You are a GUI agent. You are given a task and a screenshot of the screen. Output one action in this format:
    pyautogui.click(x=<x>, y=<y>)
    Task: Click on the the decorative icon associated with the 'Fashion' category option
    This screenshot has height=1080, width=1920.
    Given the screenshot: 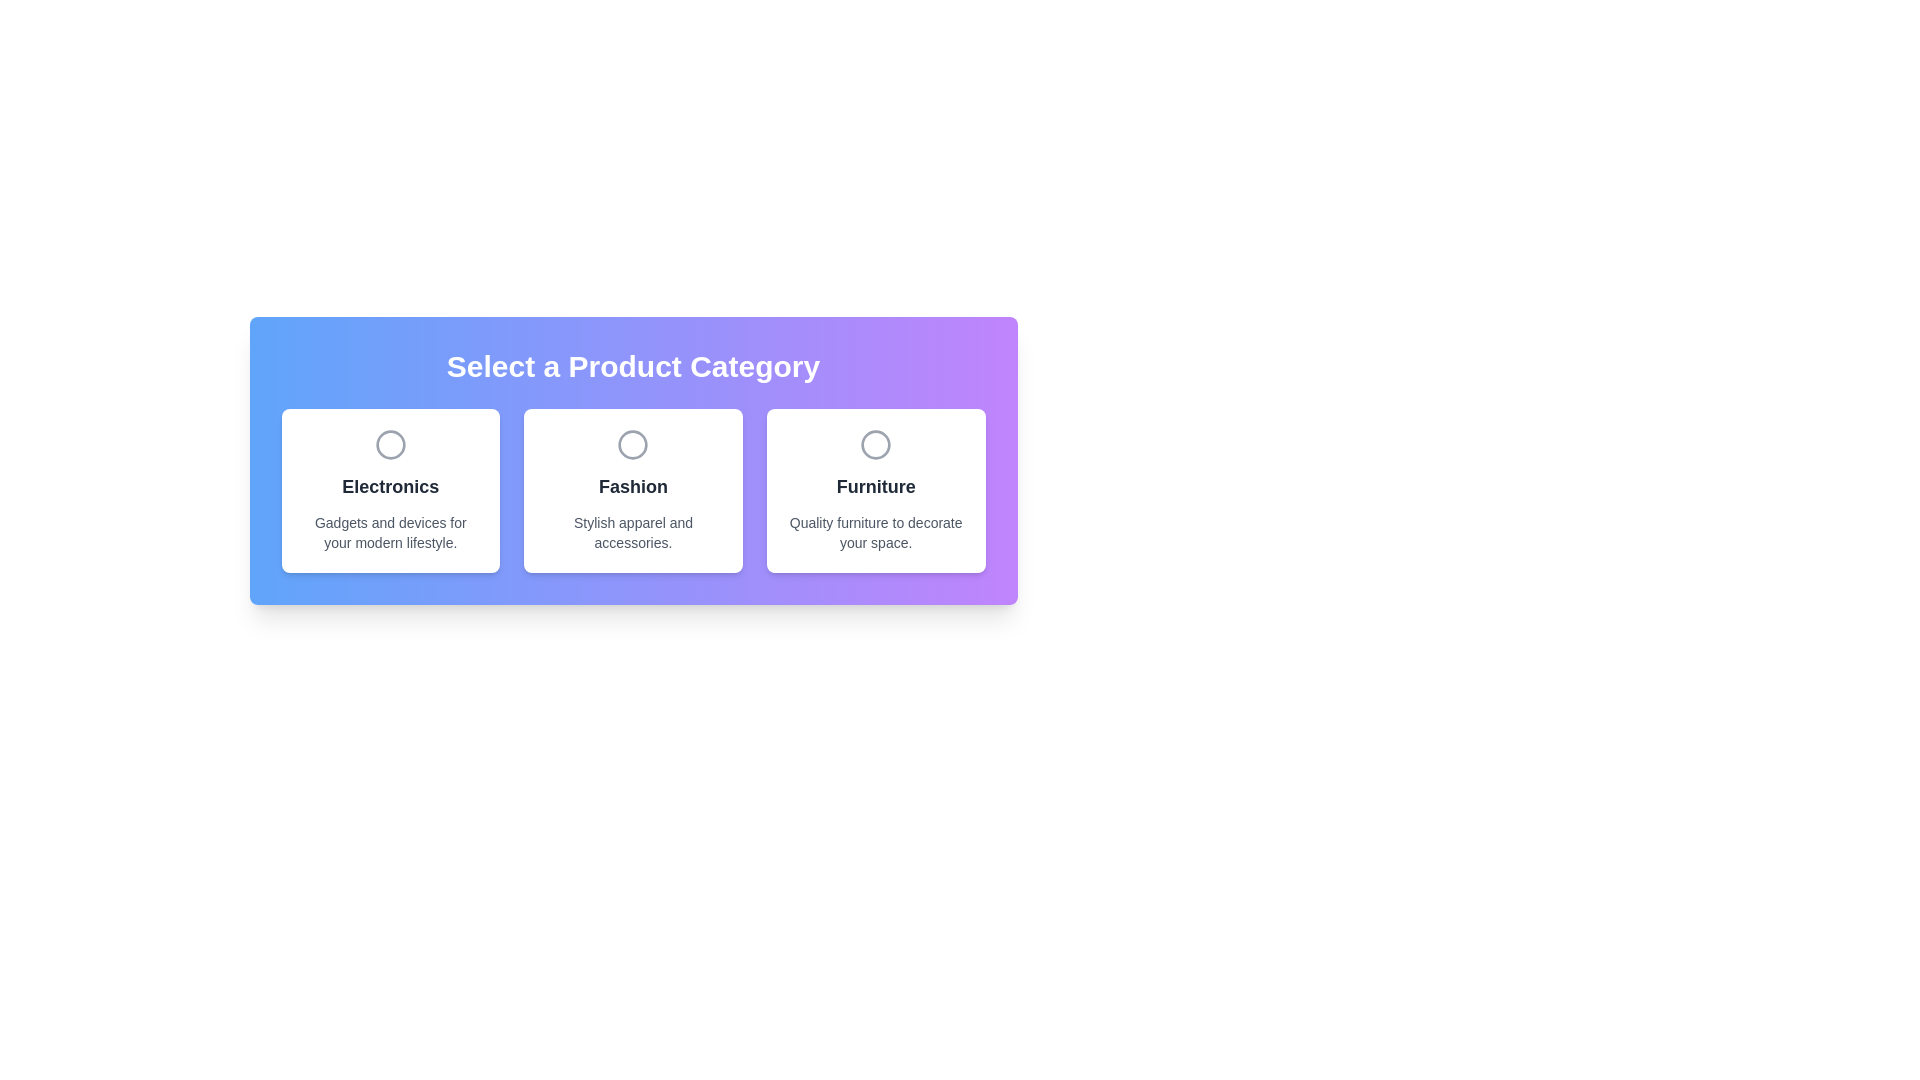 What is the action you would take?
    pyautogui.click(x=632, y=443)
    